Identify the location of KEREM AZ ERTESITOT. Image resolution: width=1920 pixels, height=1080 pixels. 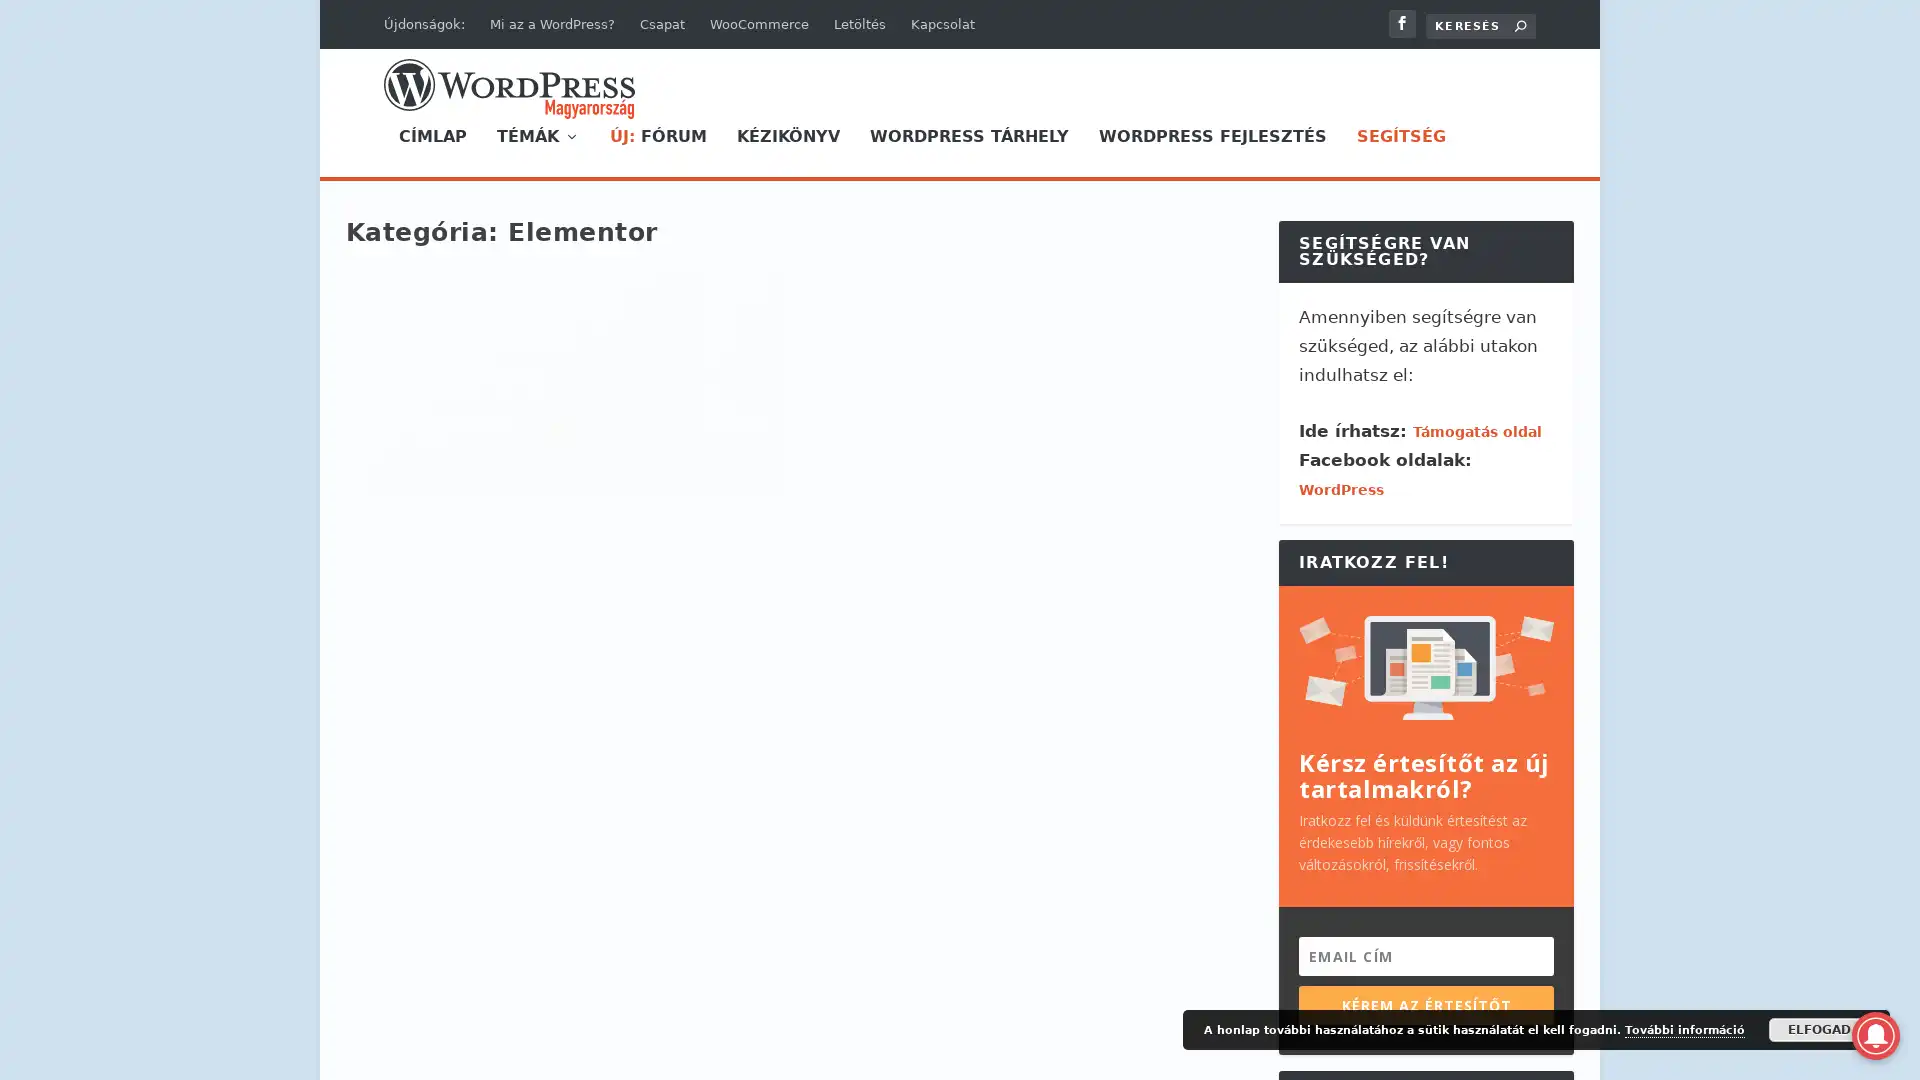
(1425, 1004).